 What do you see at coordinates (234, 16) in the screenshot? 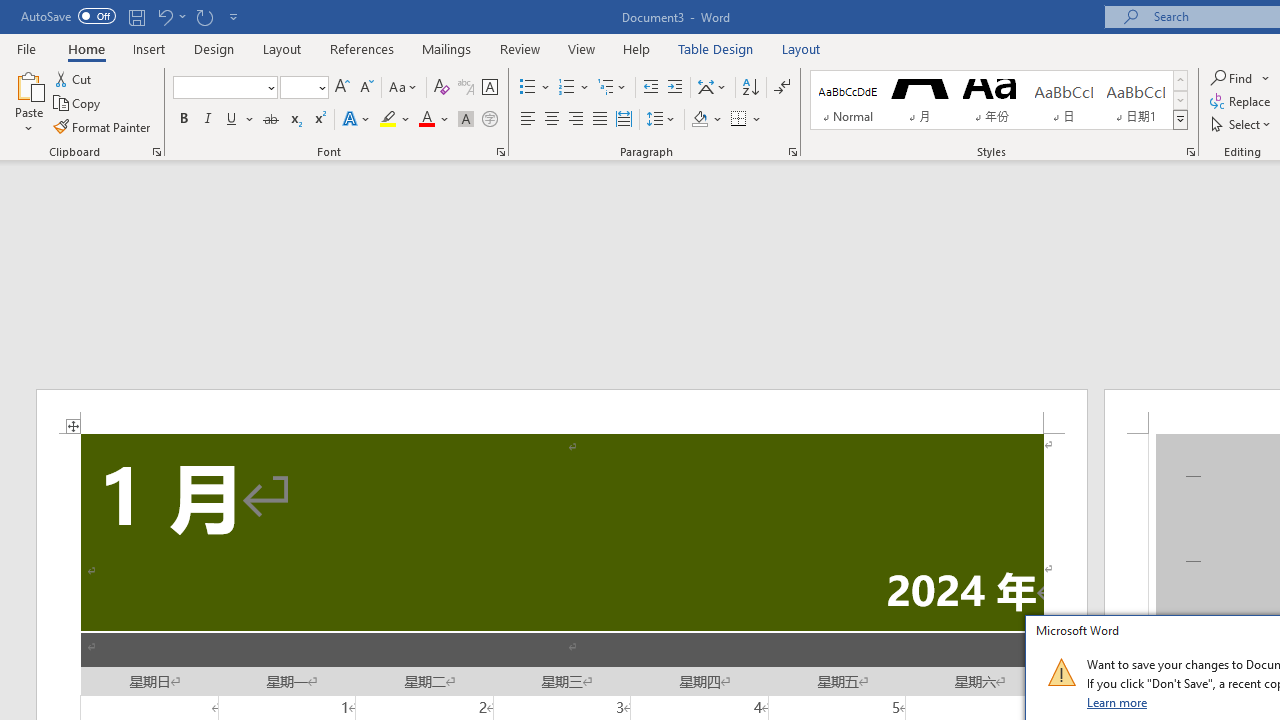
I see `'Customize Quick Access Toolbar'` at bounding box center [234, 16].